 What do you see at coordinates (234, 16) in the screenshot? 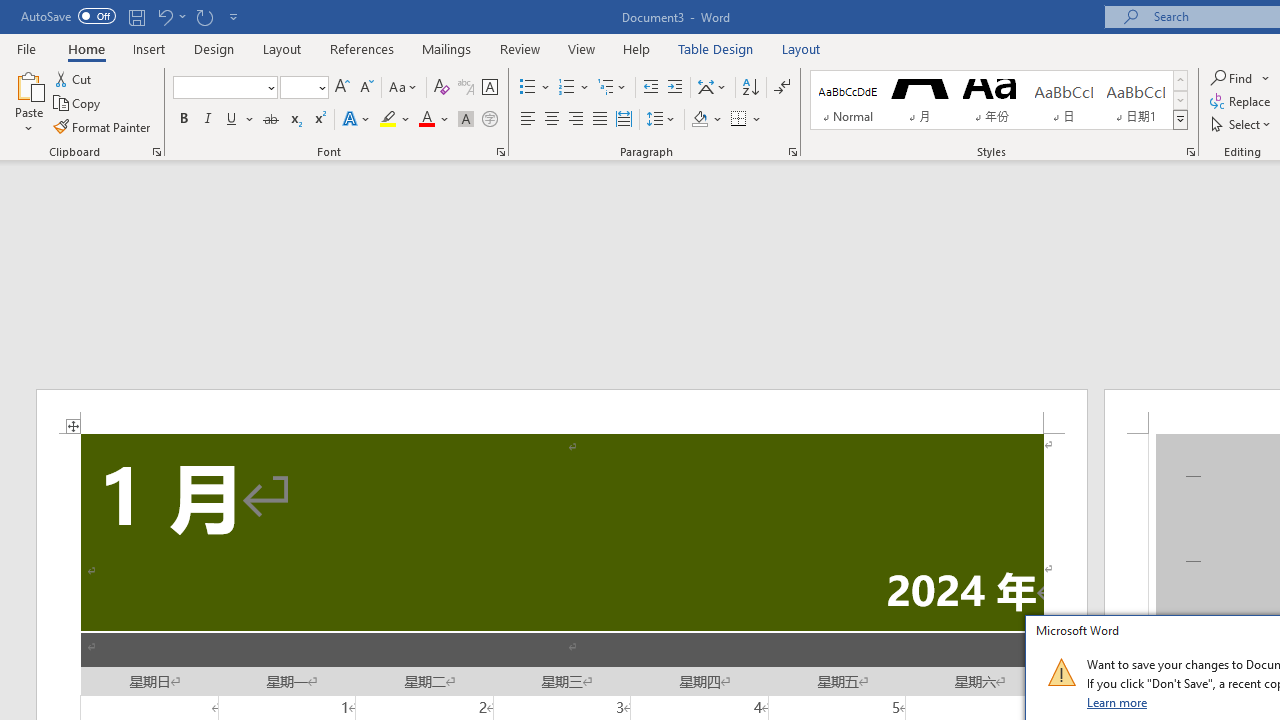
I see `'Customize Quick Access Toolbar'` at bounding box center [234, 16].